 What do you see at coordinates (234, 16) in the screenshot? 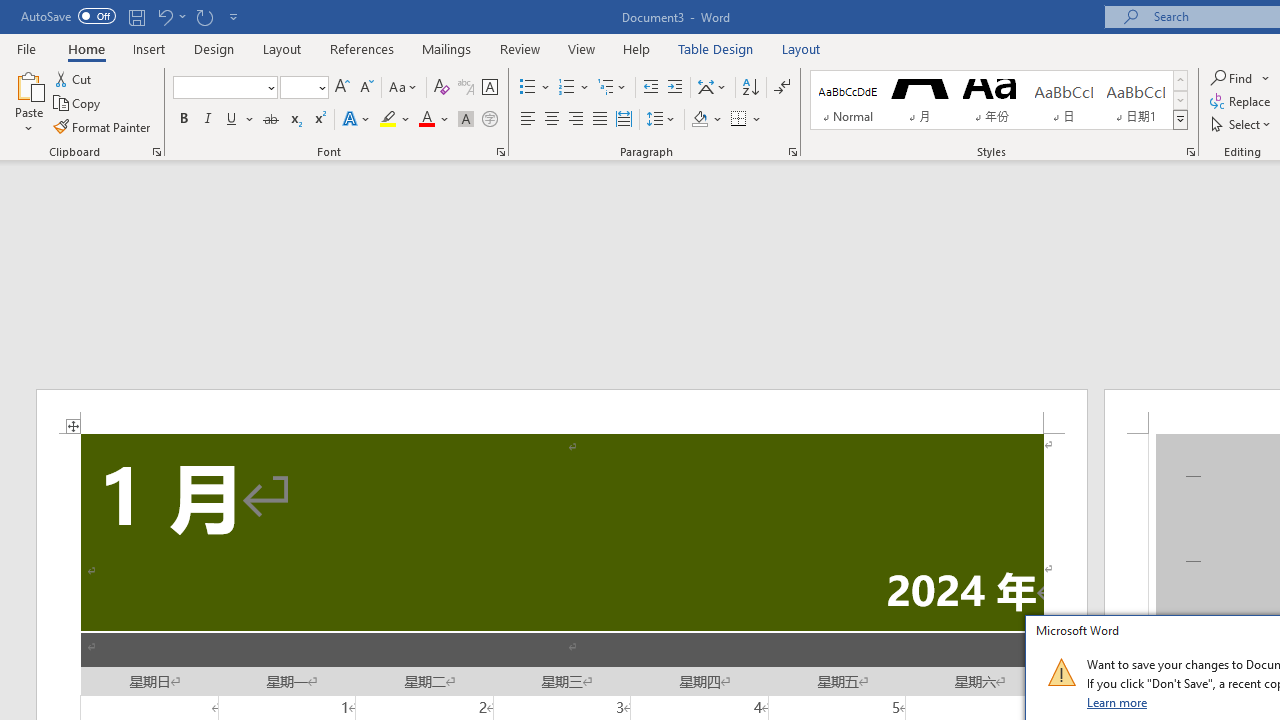
I see `'Customize Quick Access Toolbar'` at bounding box center [234, 16].